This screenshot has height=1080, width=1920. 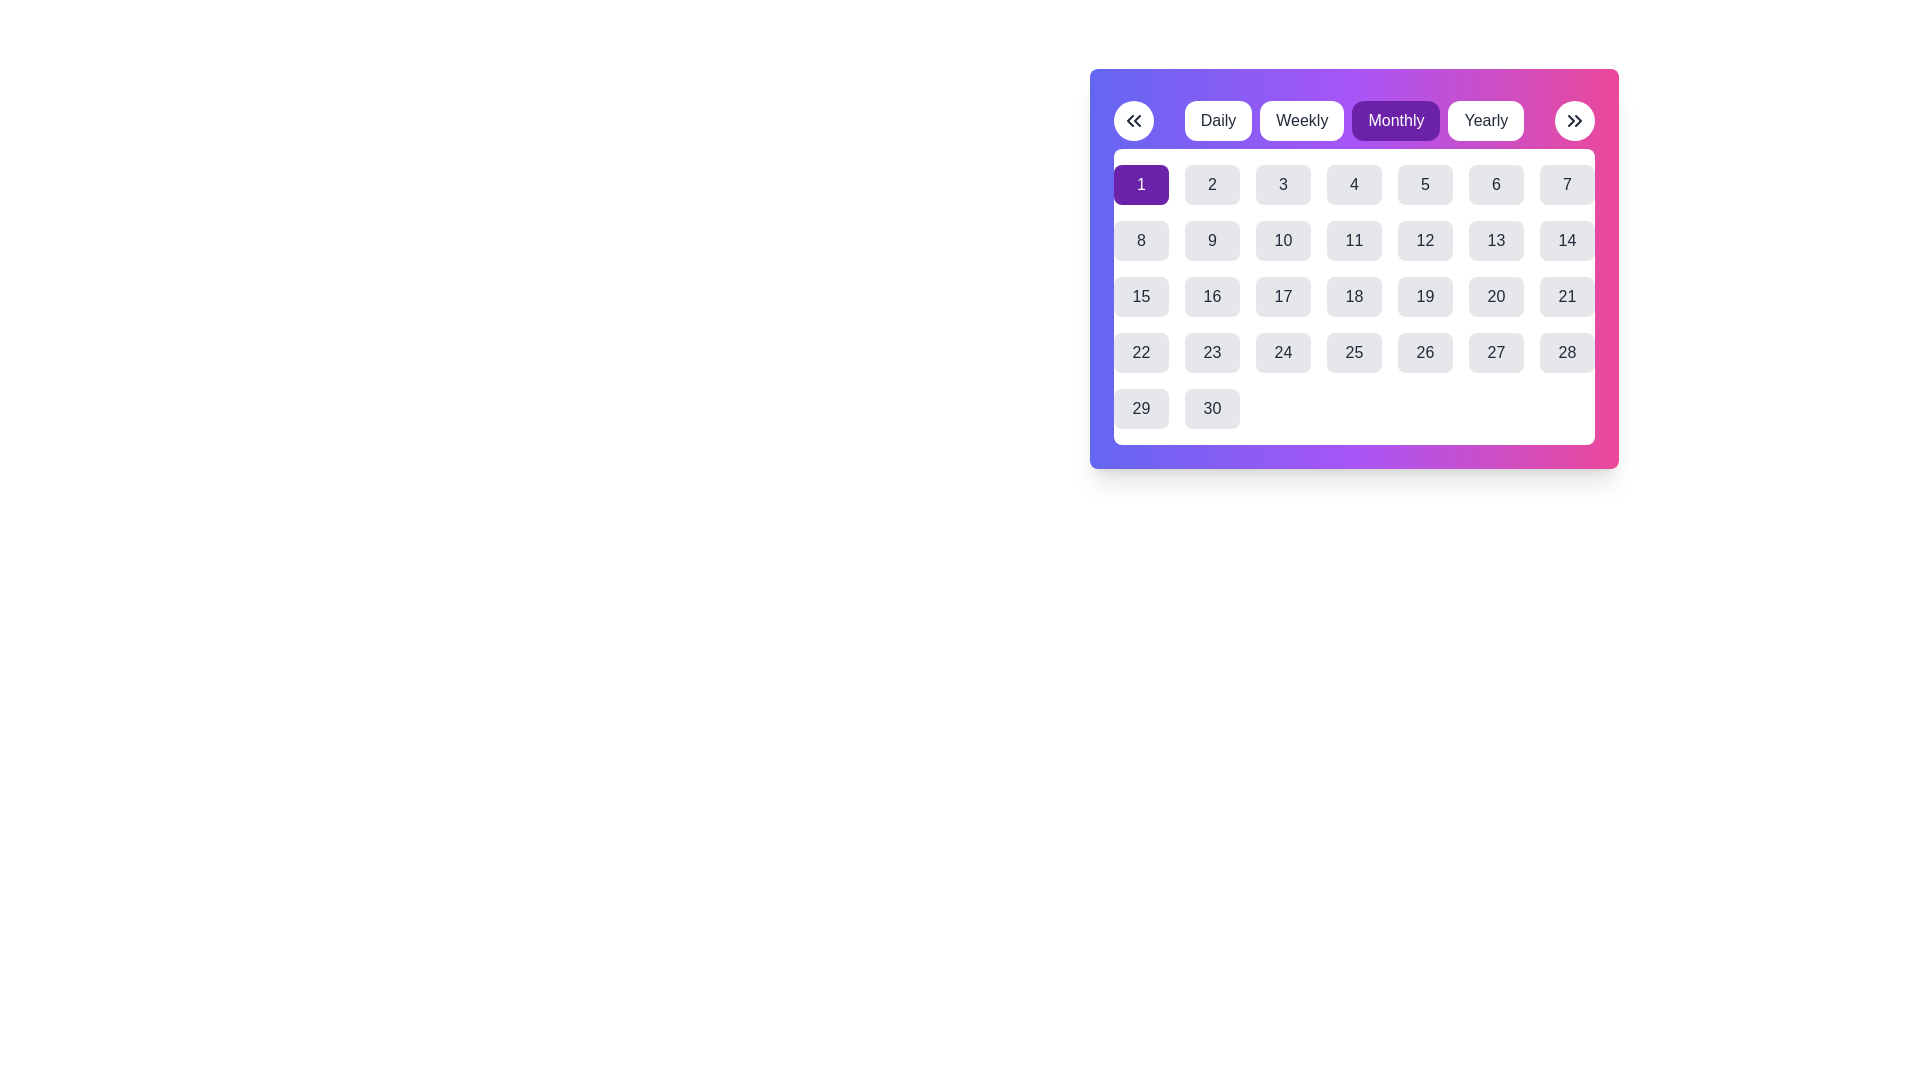 I want to click on the 'Monthly' button, which has a purple background and white text, so click(x=1354, y=120).